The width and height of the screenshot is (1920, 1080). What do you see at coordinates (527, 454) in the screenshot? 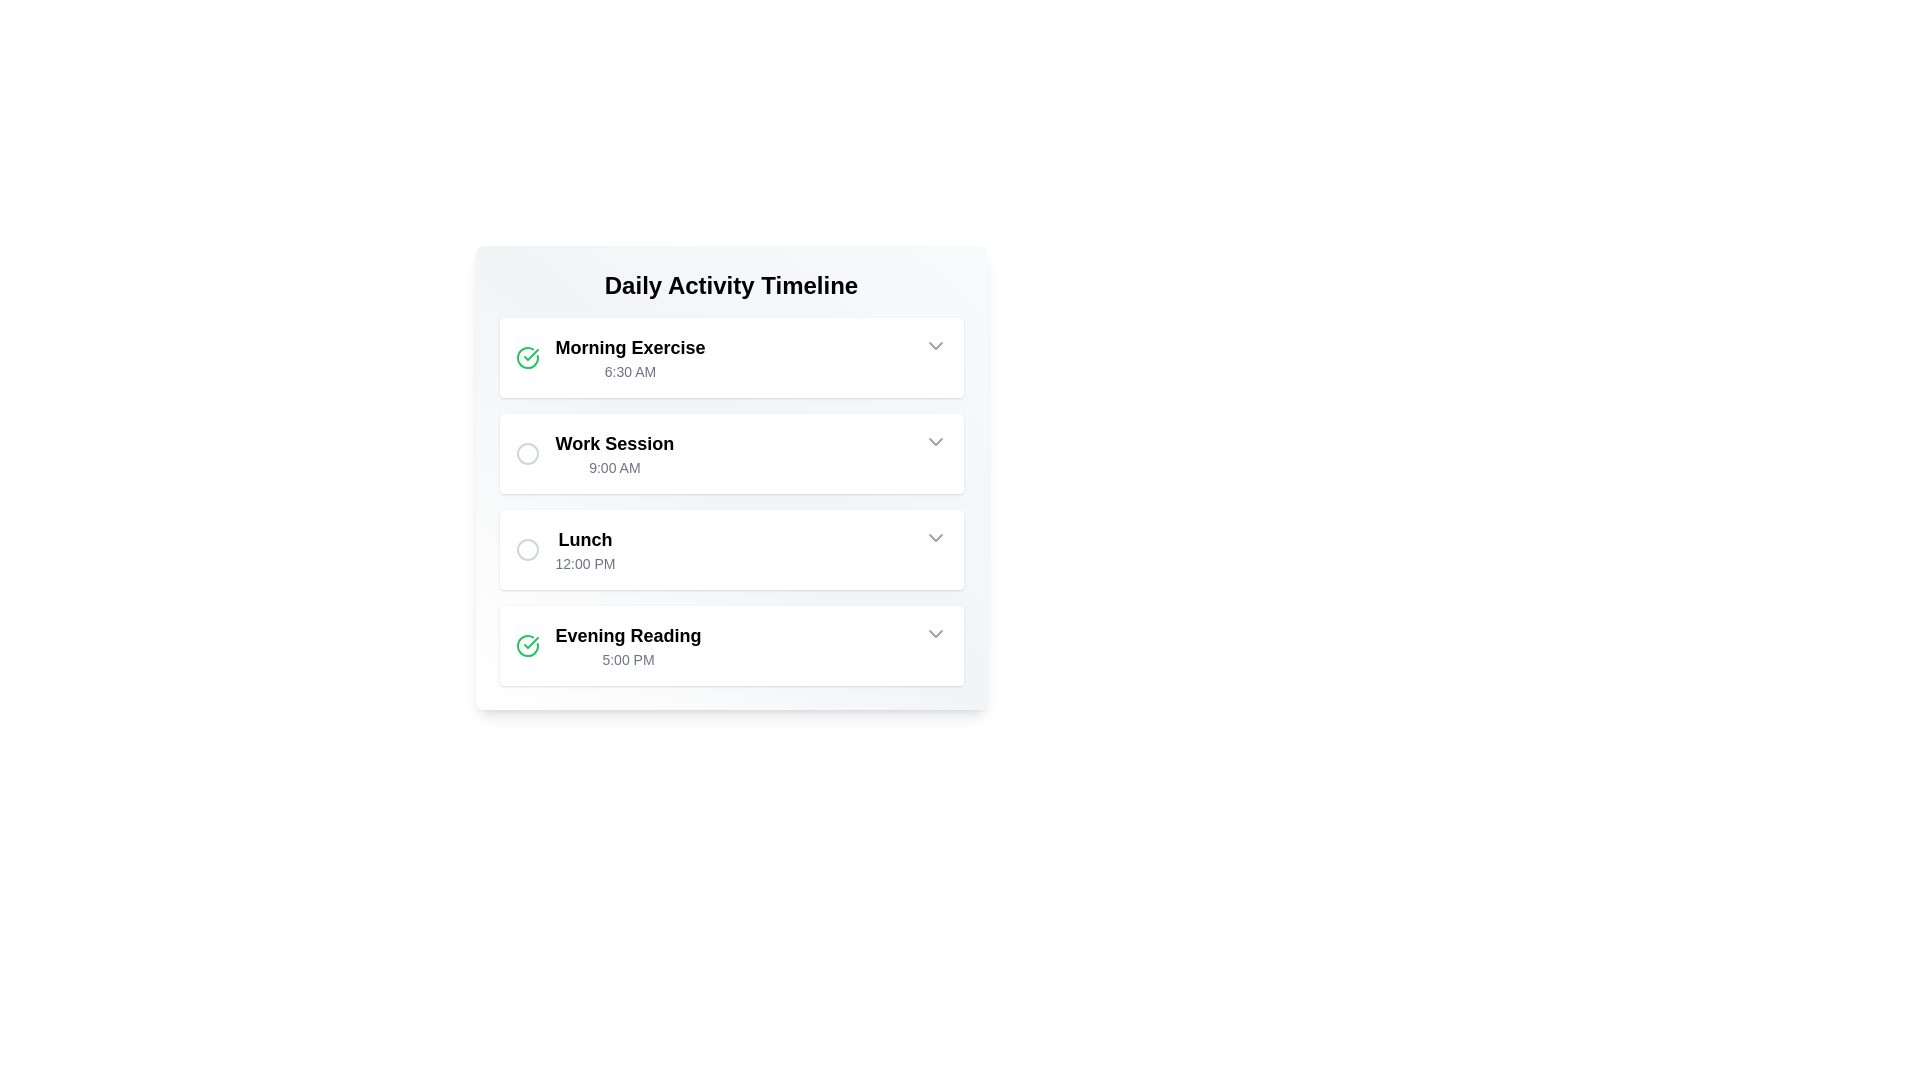
I see `the circular graphical icon that serves as a status indicator for the 'Work Session' item at '9:00 AM' in the activity list` at bounding box center [527, 454].